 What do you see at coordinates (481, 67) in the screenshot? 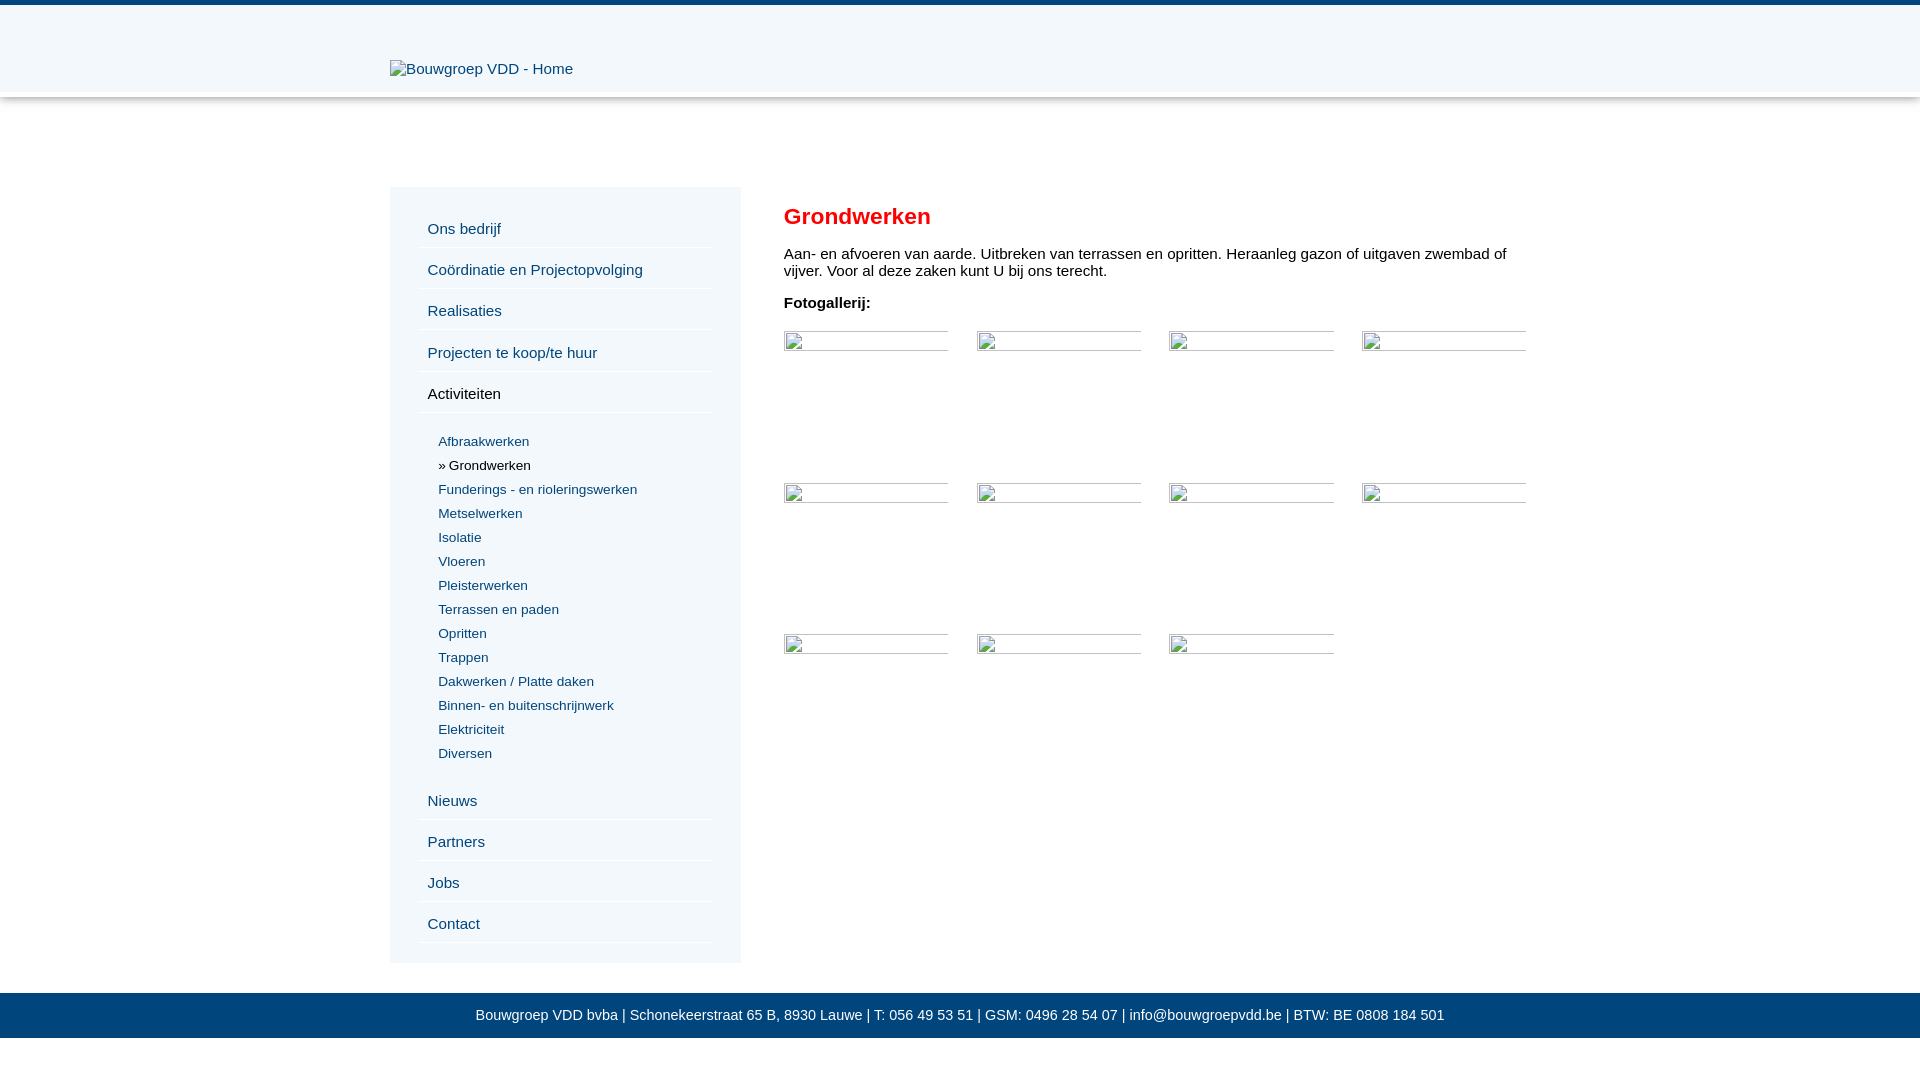
I see `'Bouwgroep VDD - Home'` at bounding box center [481, 67].